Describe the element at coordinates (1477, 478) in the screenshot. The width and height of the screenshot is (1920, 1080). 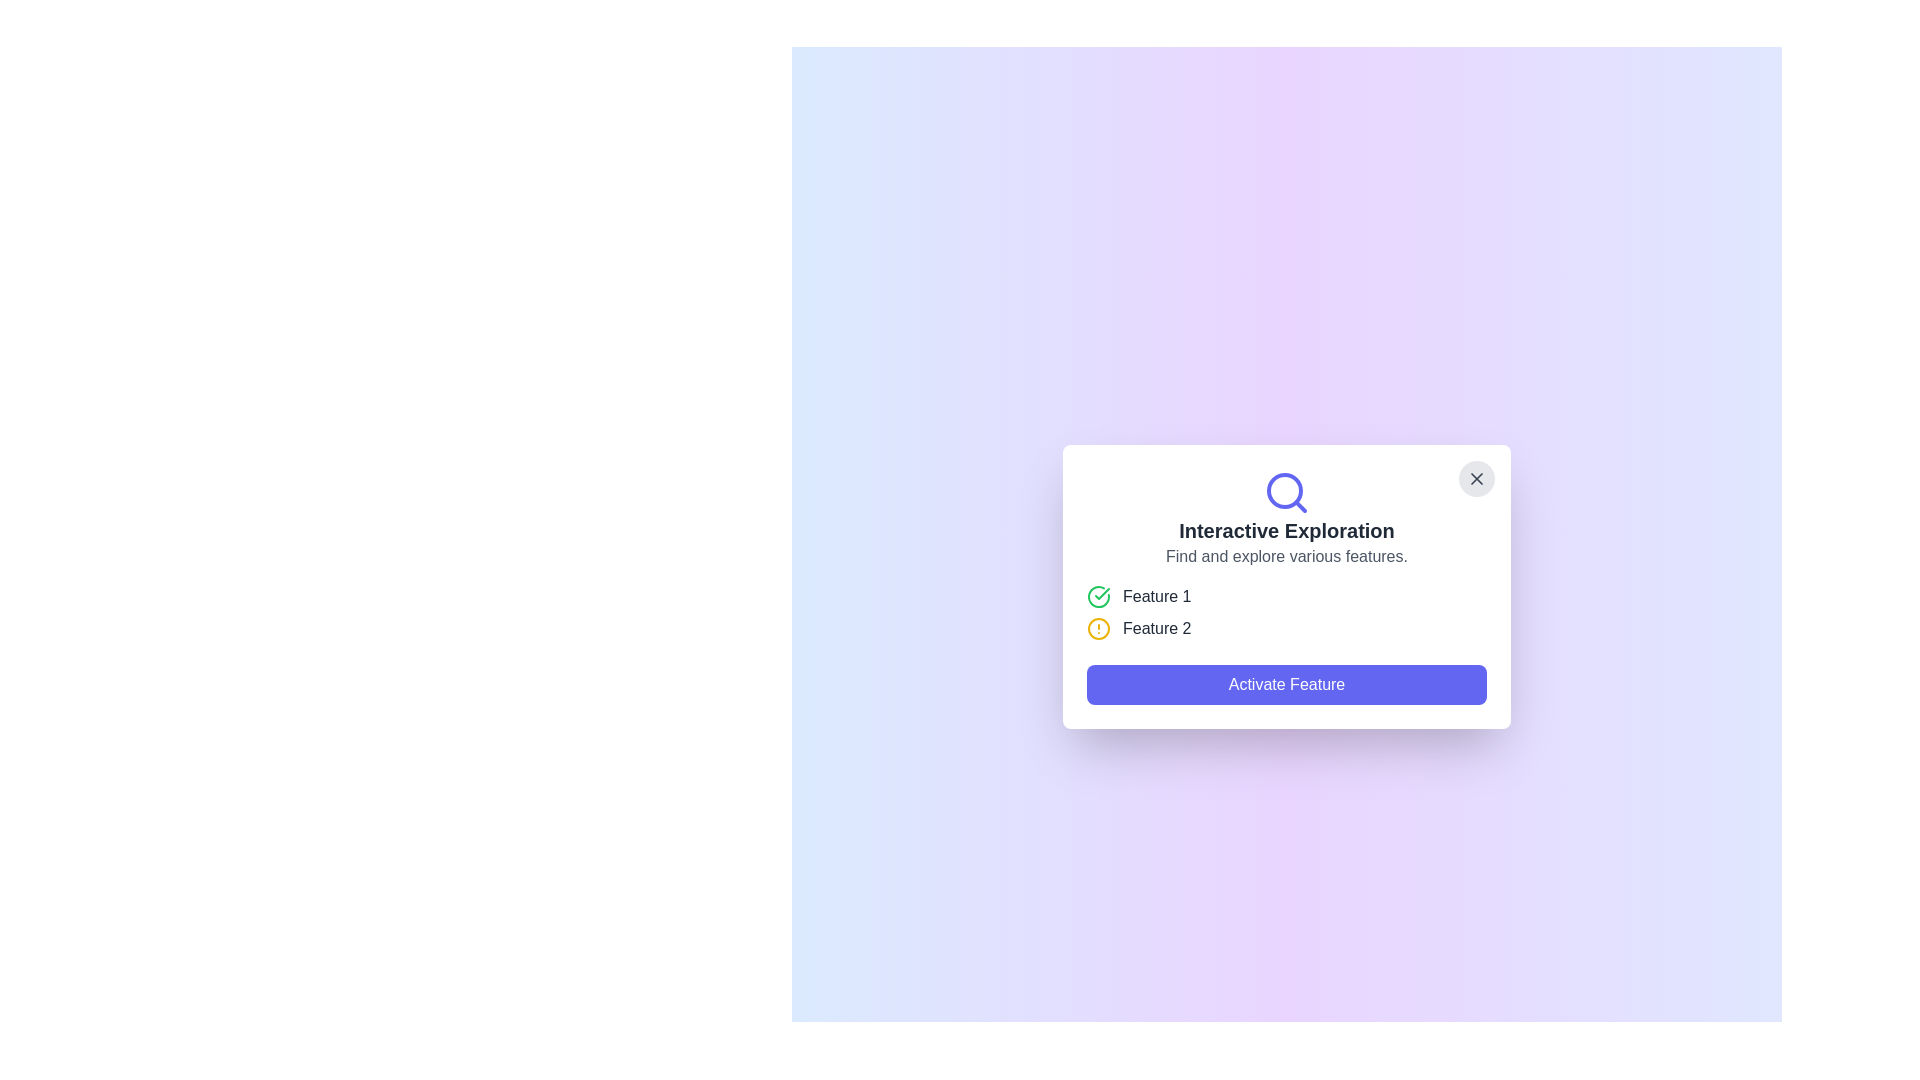
I see `the close button located at the top-right corner of the modal dialog, which is contained within a circular background` at that location.